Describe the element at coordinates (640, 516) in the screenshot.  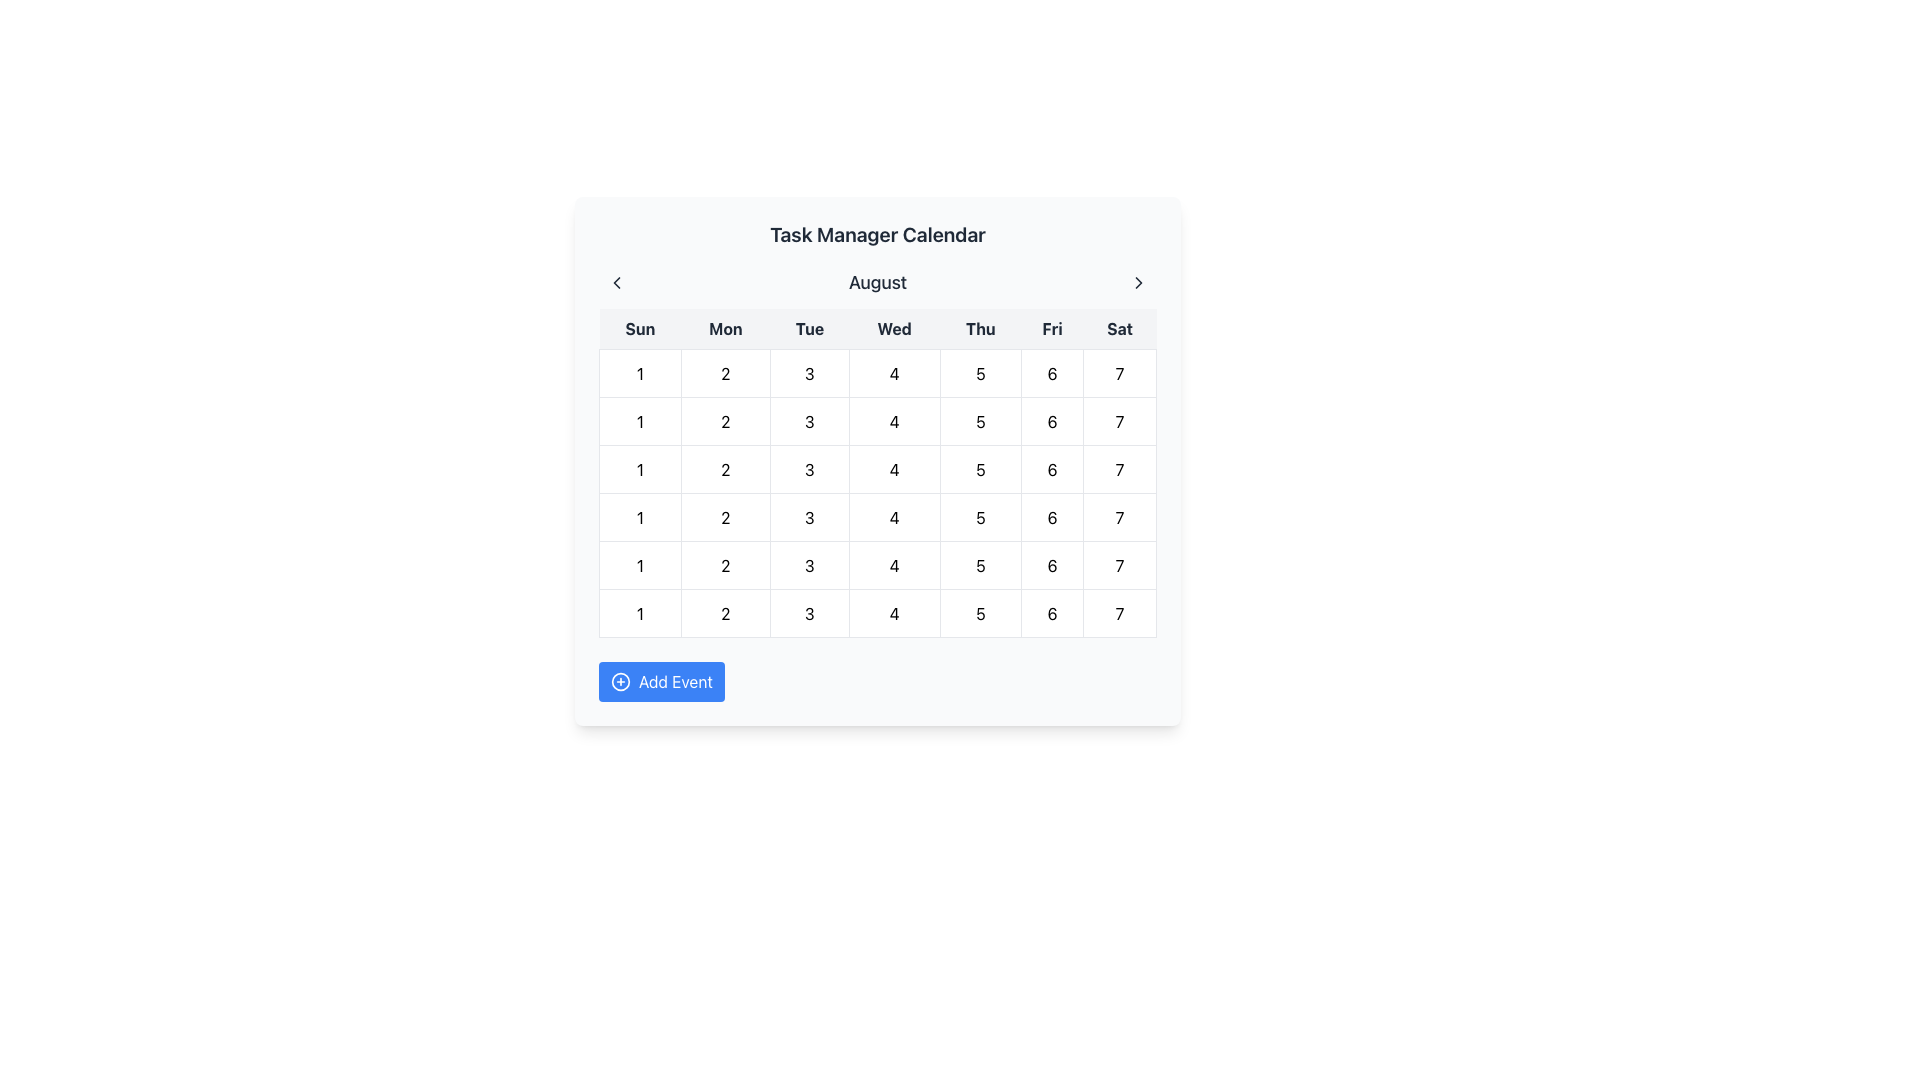
I see `the text in the first cell of the calendar grid that represents a specific date` at that location.